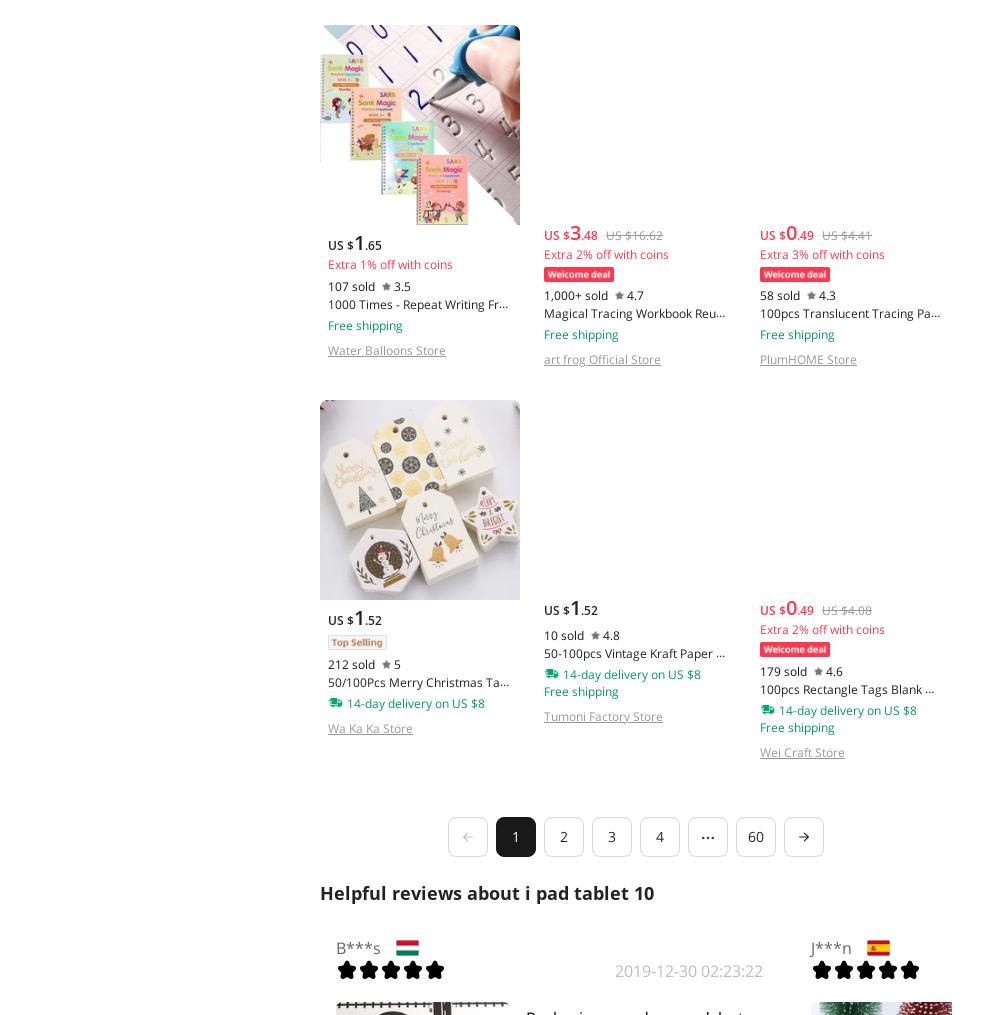 This screenshot has width=1000, height=1015. What do you see at coordinates (601, 715) in the screenshot?
I see `'Tumoni Factory Store'` at bounding box center [601, 715].